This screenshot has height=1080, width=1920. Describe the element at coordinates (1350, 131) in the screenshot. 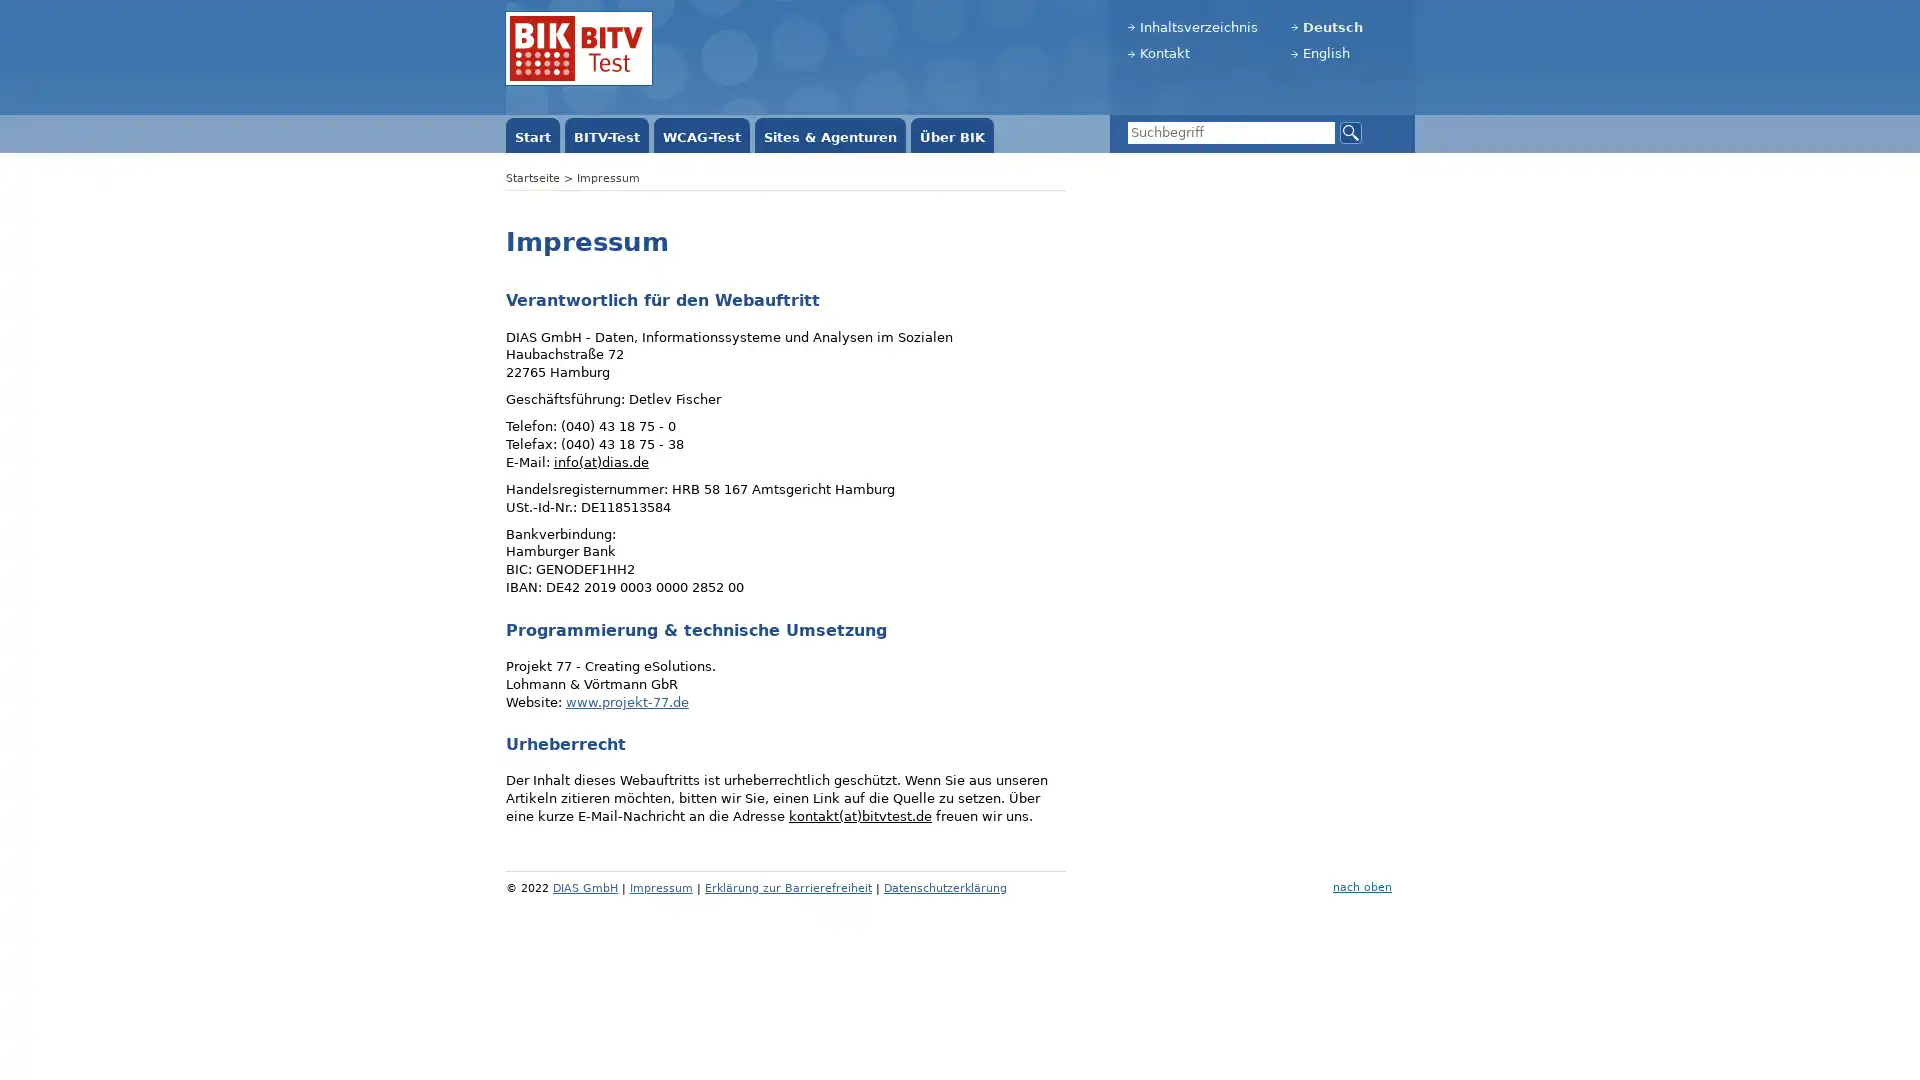

I see `Suche starten` at that location.